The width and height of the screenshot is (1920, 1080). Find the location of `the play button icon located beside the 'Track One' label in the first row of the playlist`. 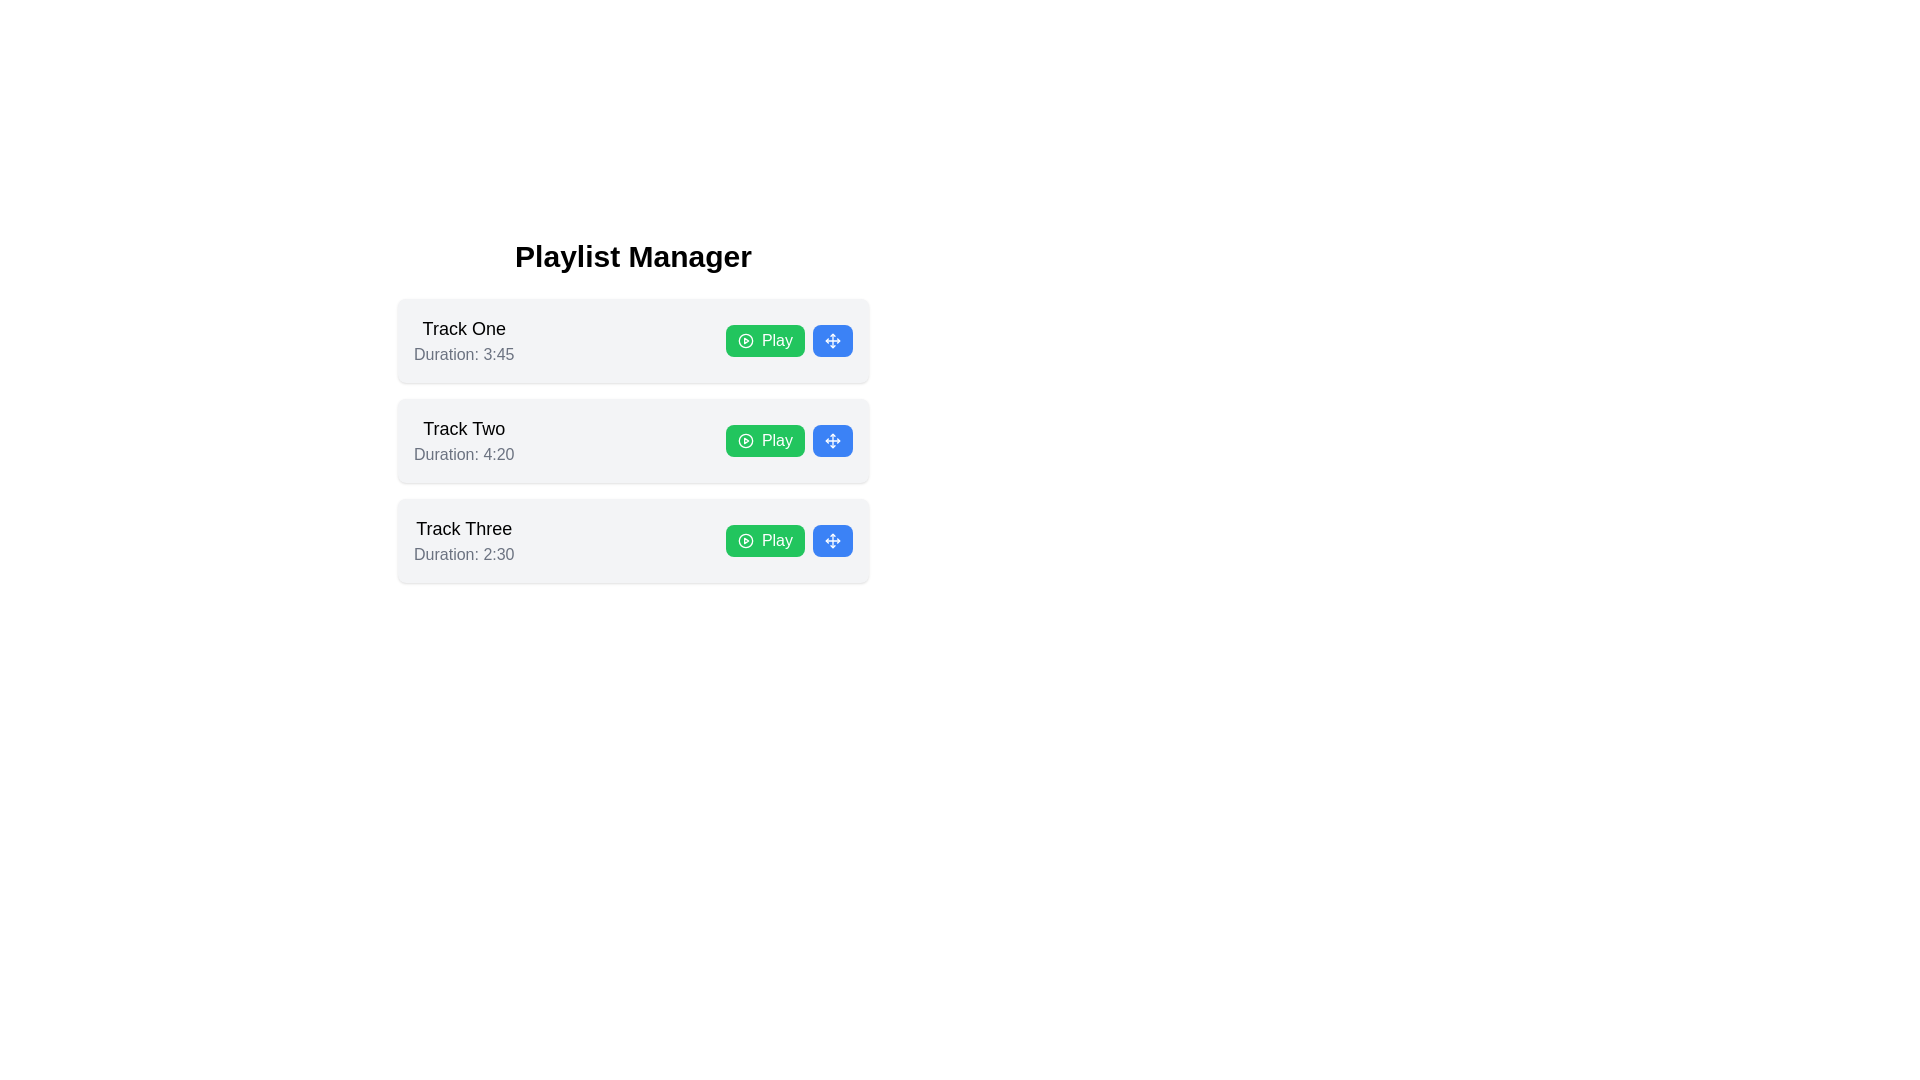

the play button icon located beside the 'Track One' label in the first row of the playlist is located at coordinates (744, 339).